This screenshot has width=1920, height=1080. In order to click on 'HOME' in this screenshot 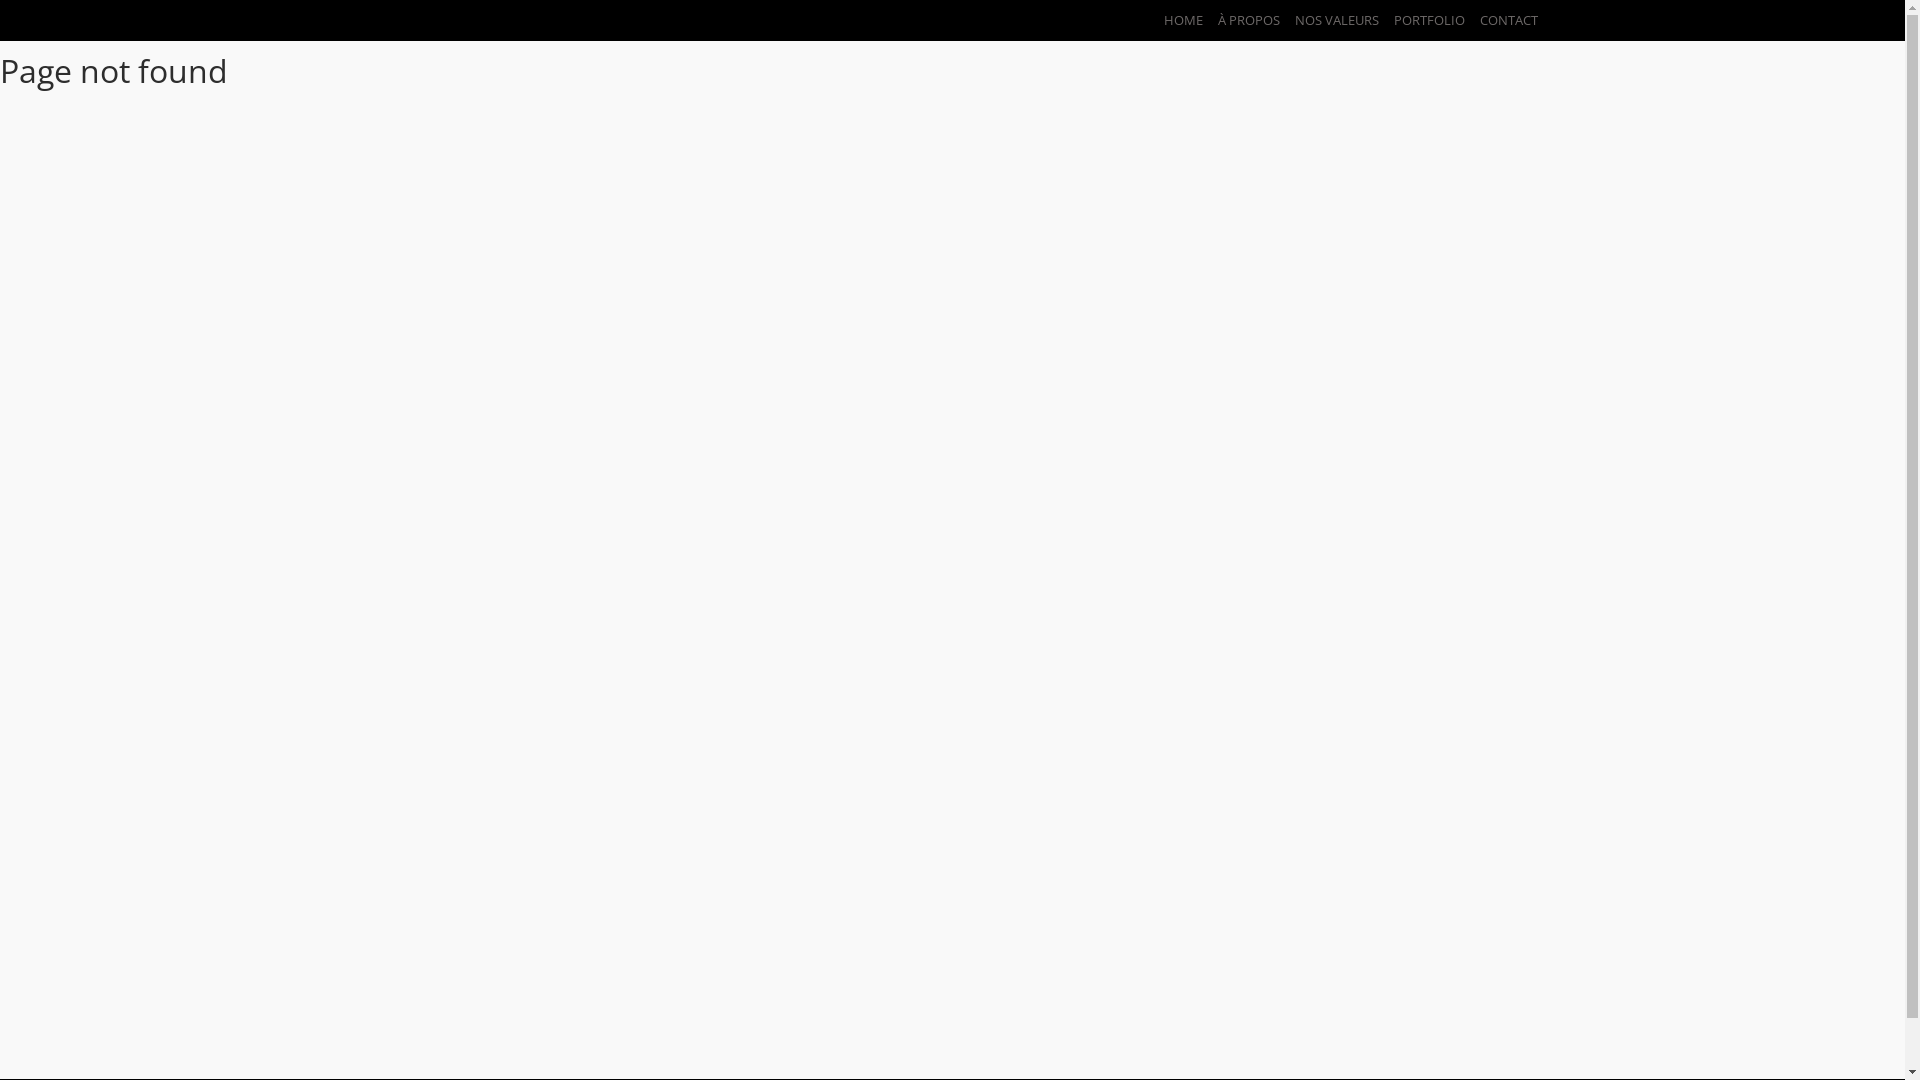, I will do `click(1147, 19)`.